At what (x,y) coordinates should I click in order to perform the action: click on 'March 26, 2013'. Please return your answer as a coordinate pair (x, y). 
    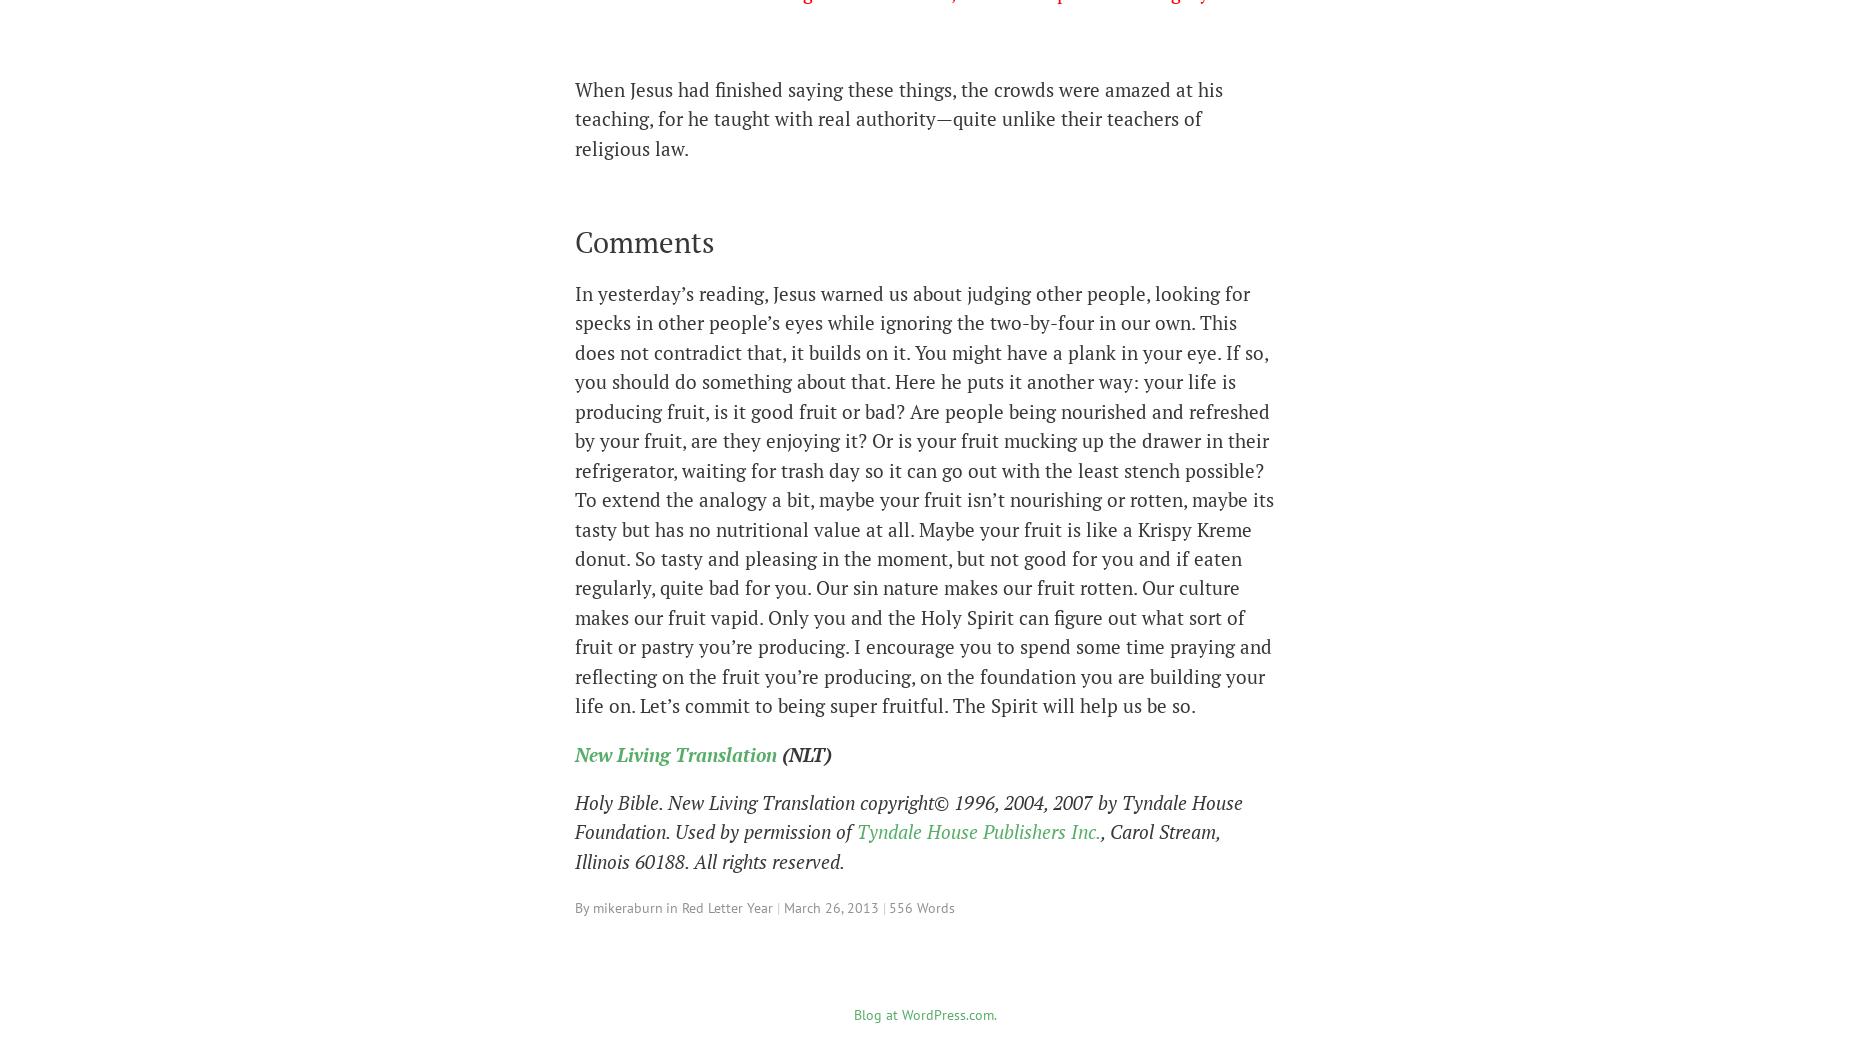
    Looking at the image, I should click on (830, 907).